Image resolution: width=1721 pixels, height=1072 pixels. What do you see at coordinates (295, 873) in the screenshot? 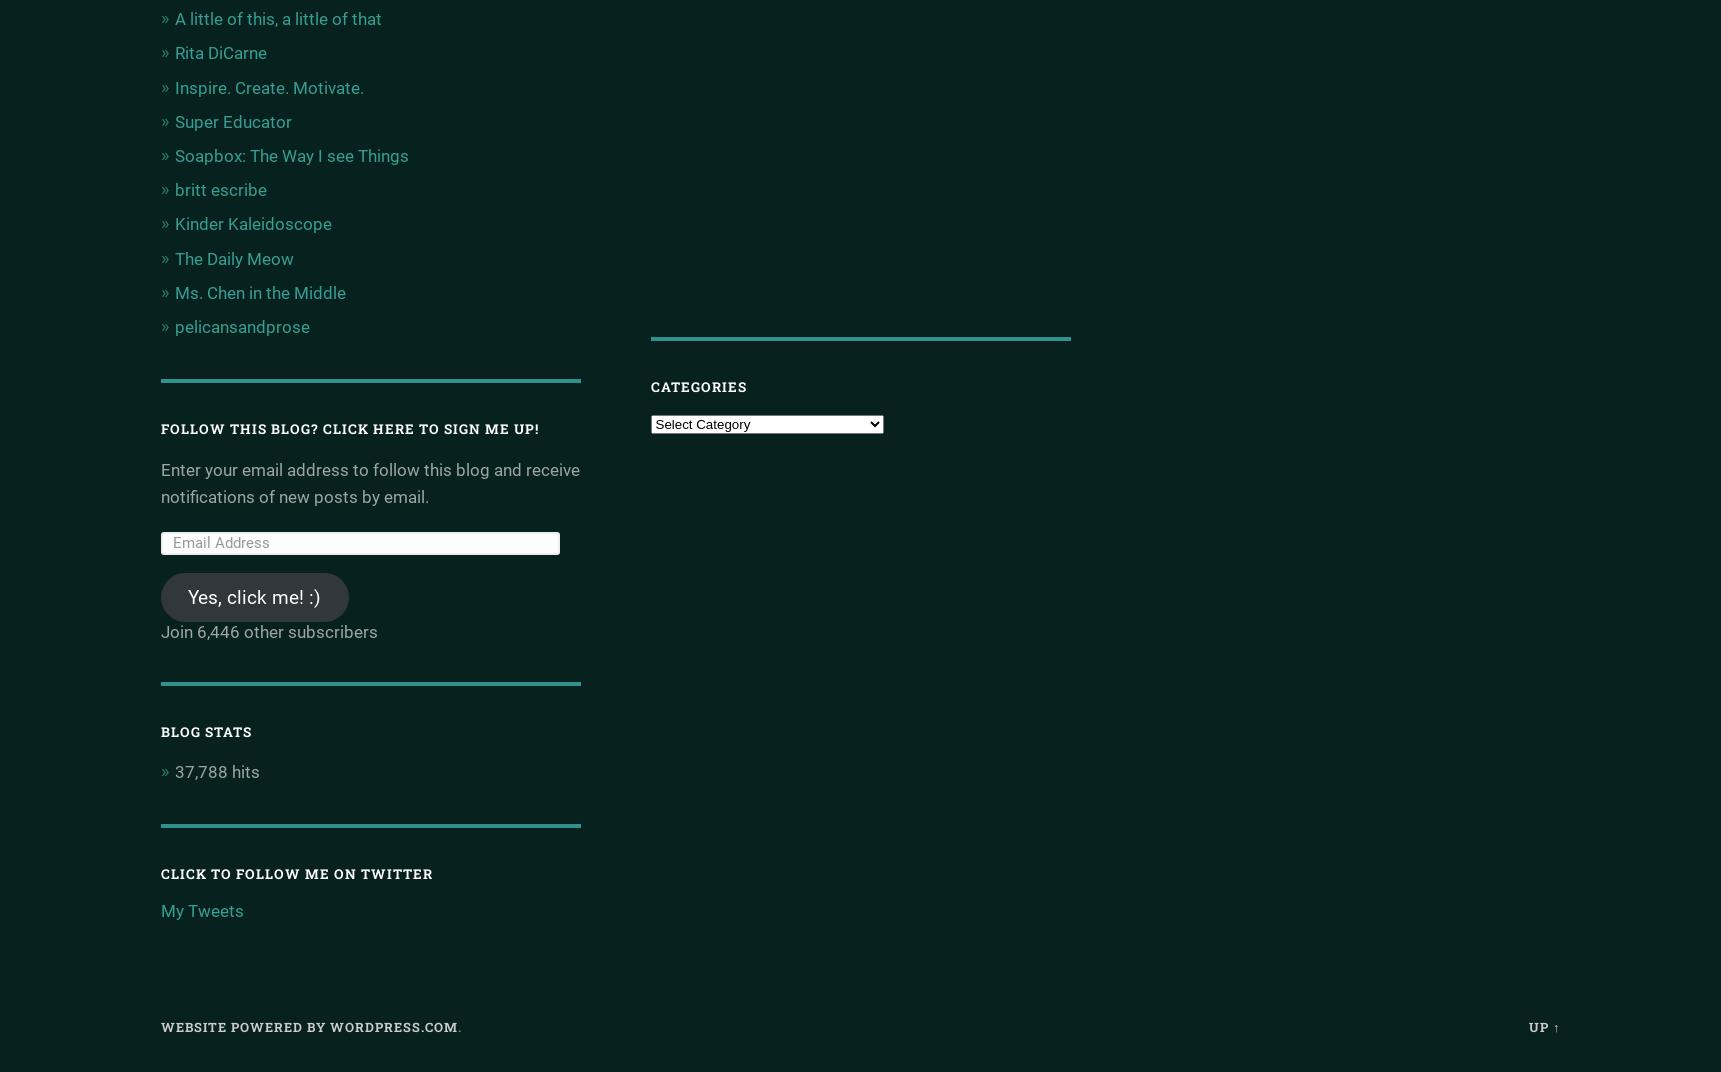
I see `'Click to follow me on Twitter'` at bounding box center [295, 873].